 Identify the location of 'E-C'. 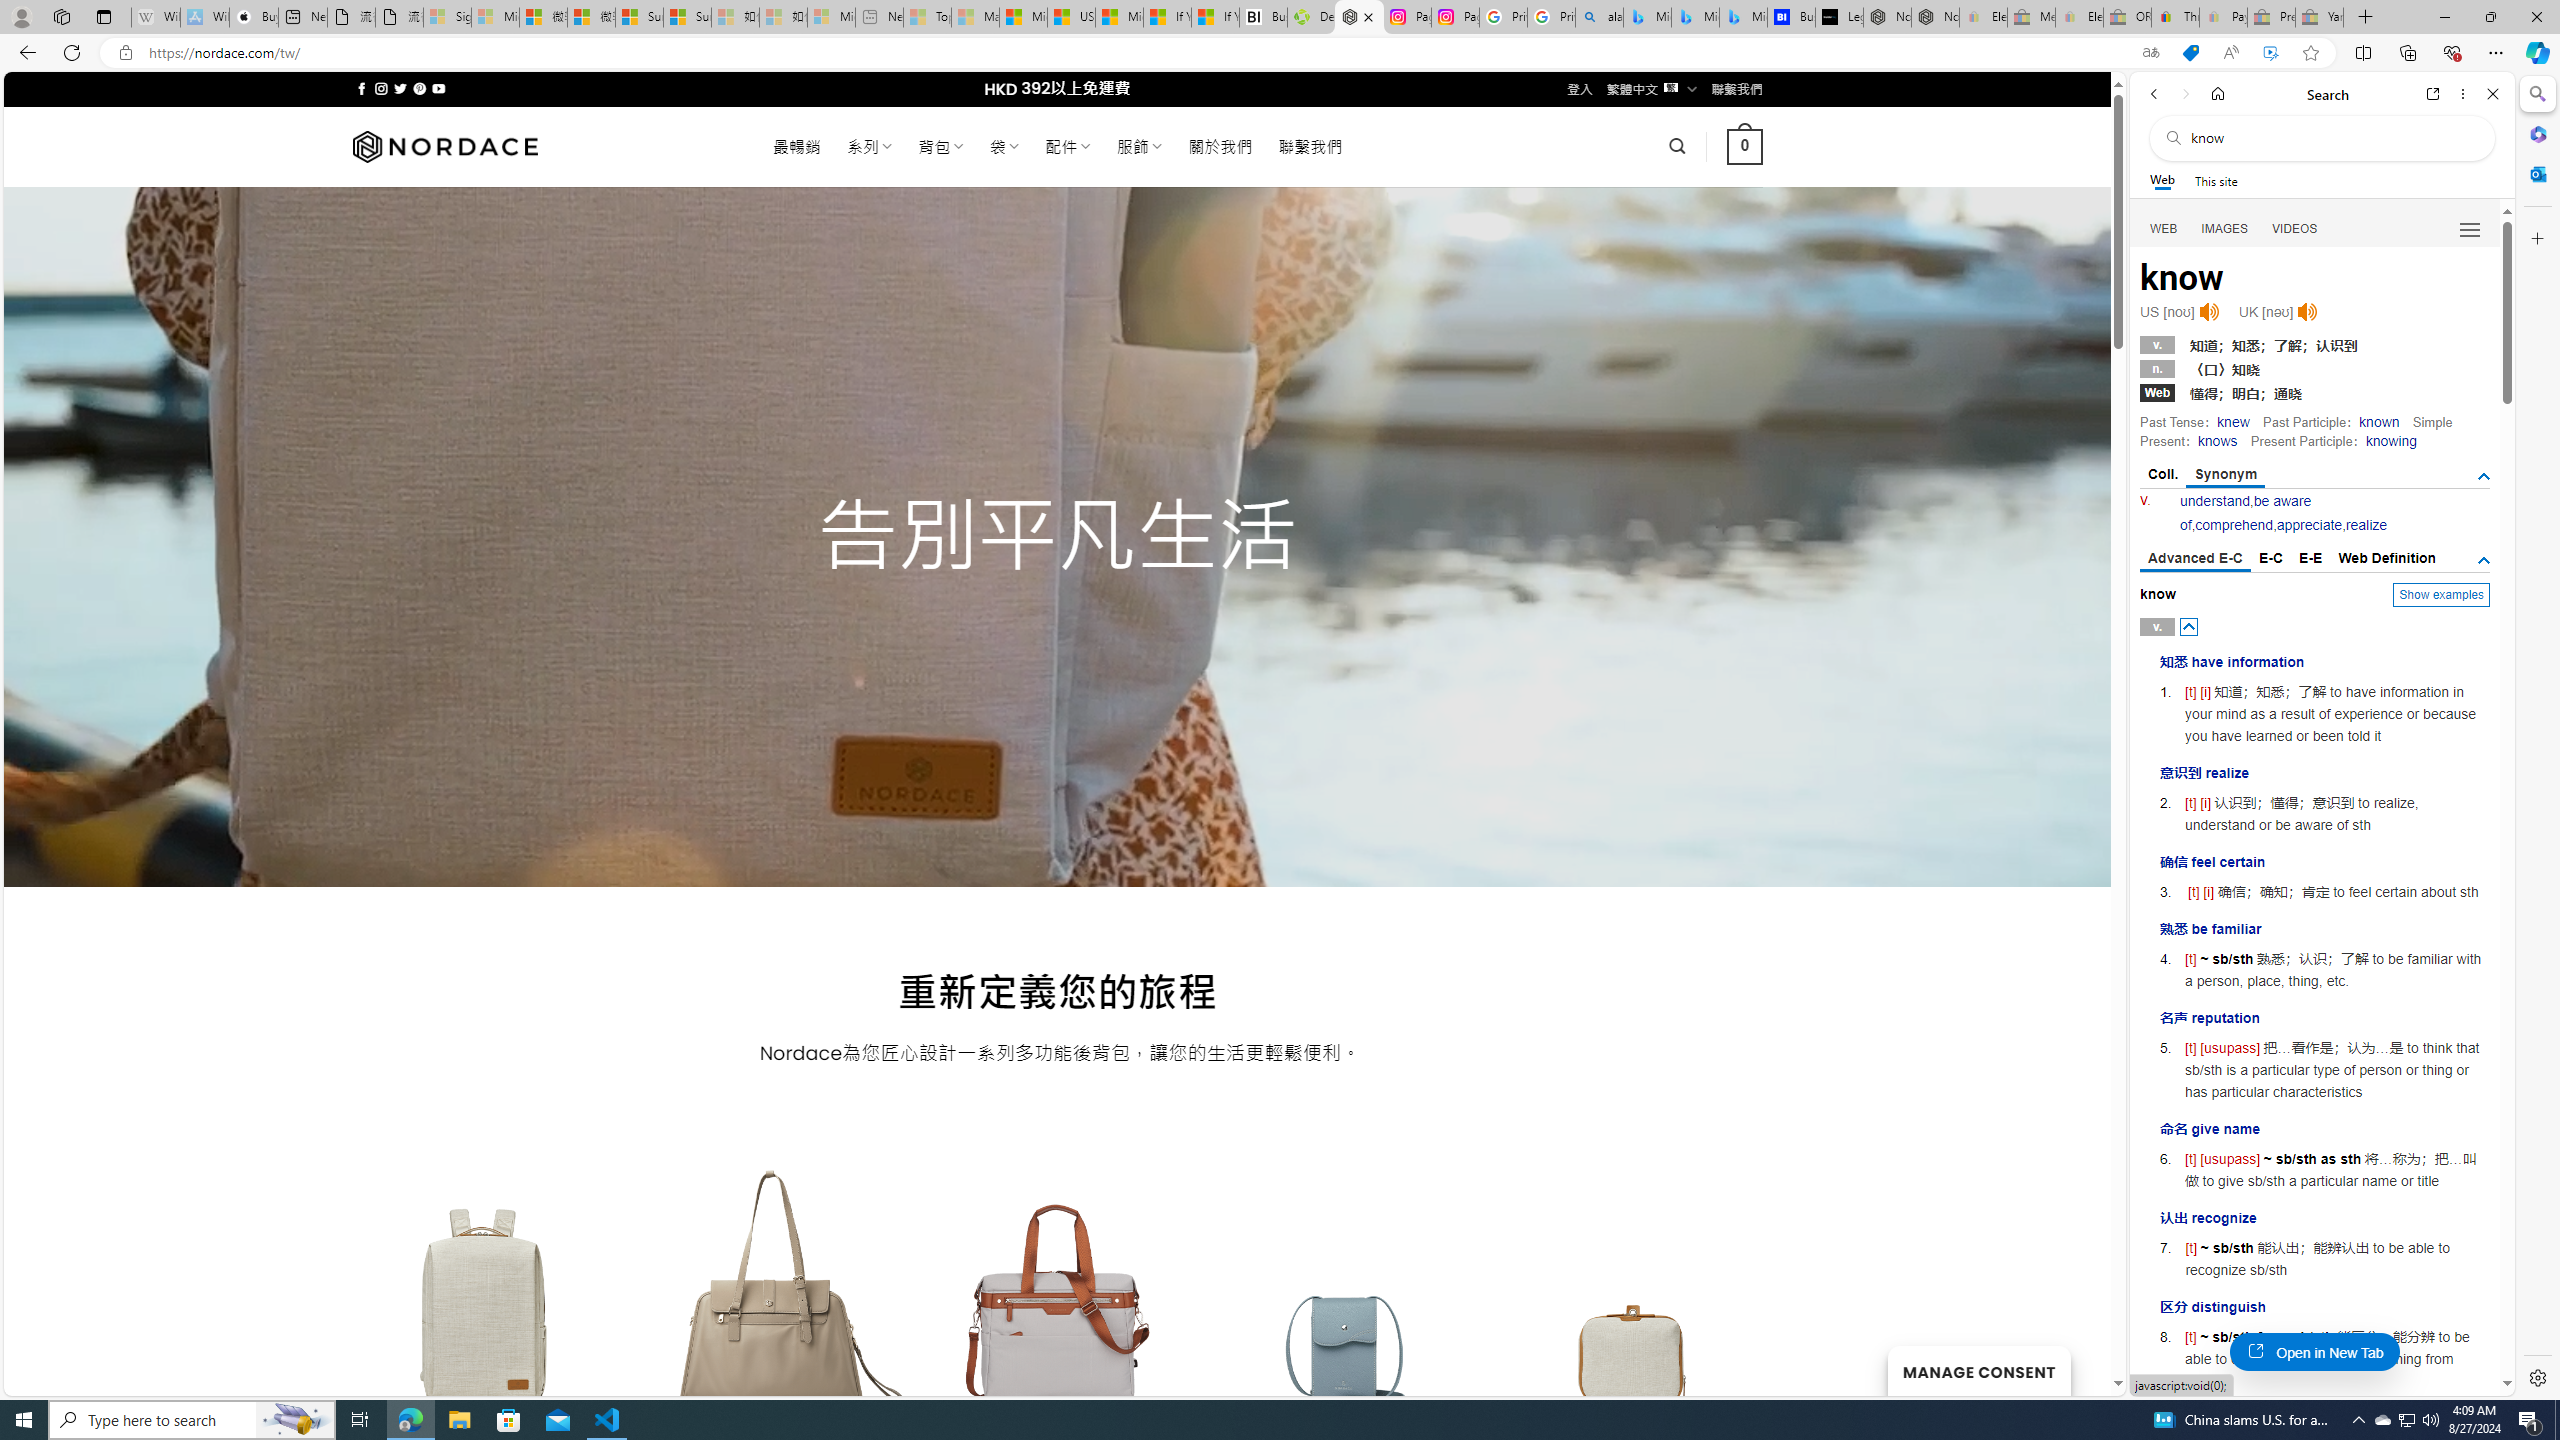
(2270, 558).